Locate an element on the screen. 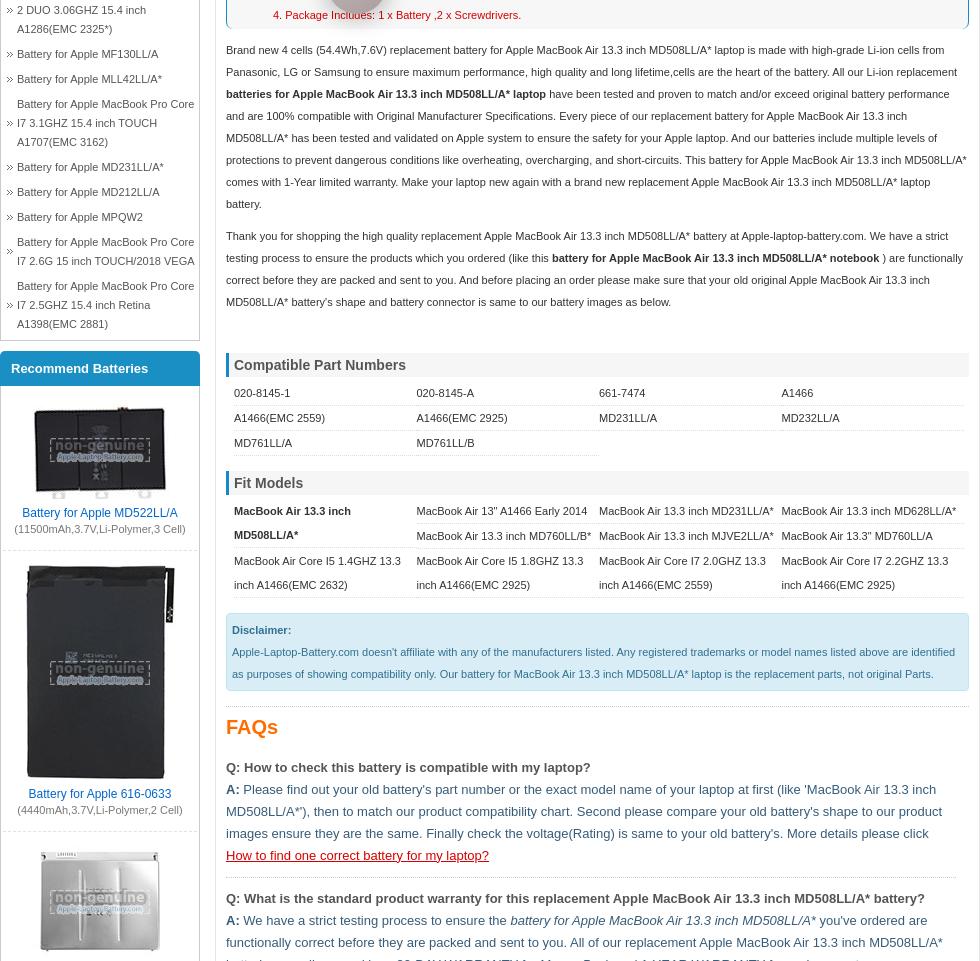 This screenshot has height=961, width=980. 'Brand new 4 cells (54.4Wh,7.6V) replacement' is located at coordinates (339, 48).